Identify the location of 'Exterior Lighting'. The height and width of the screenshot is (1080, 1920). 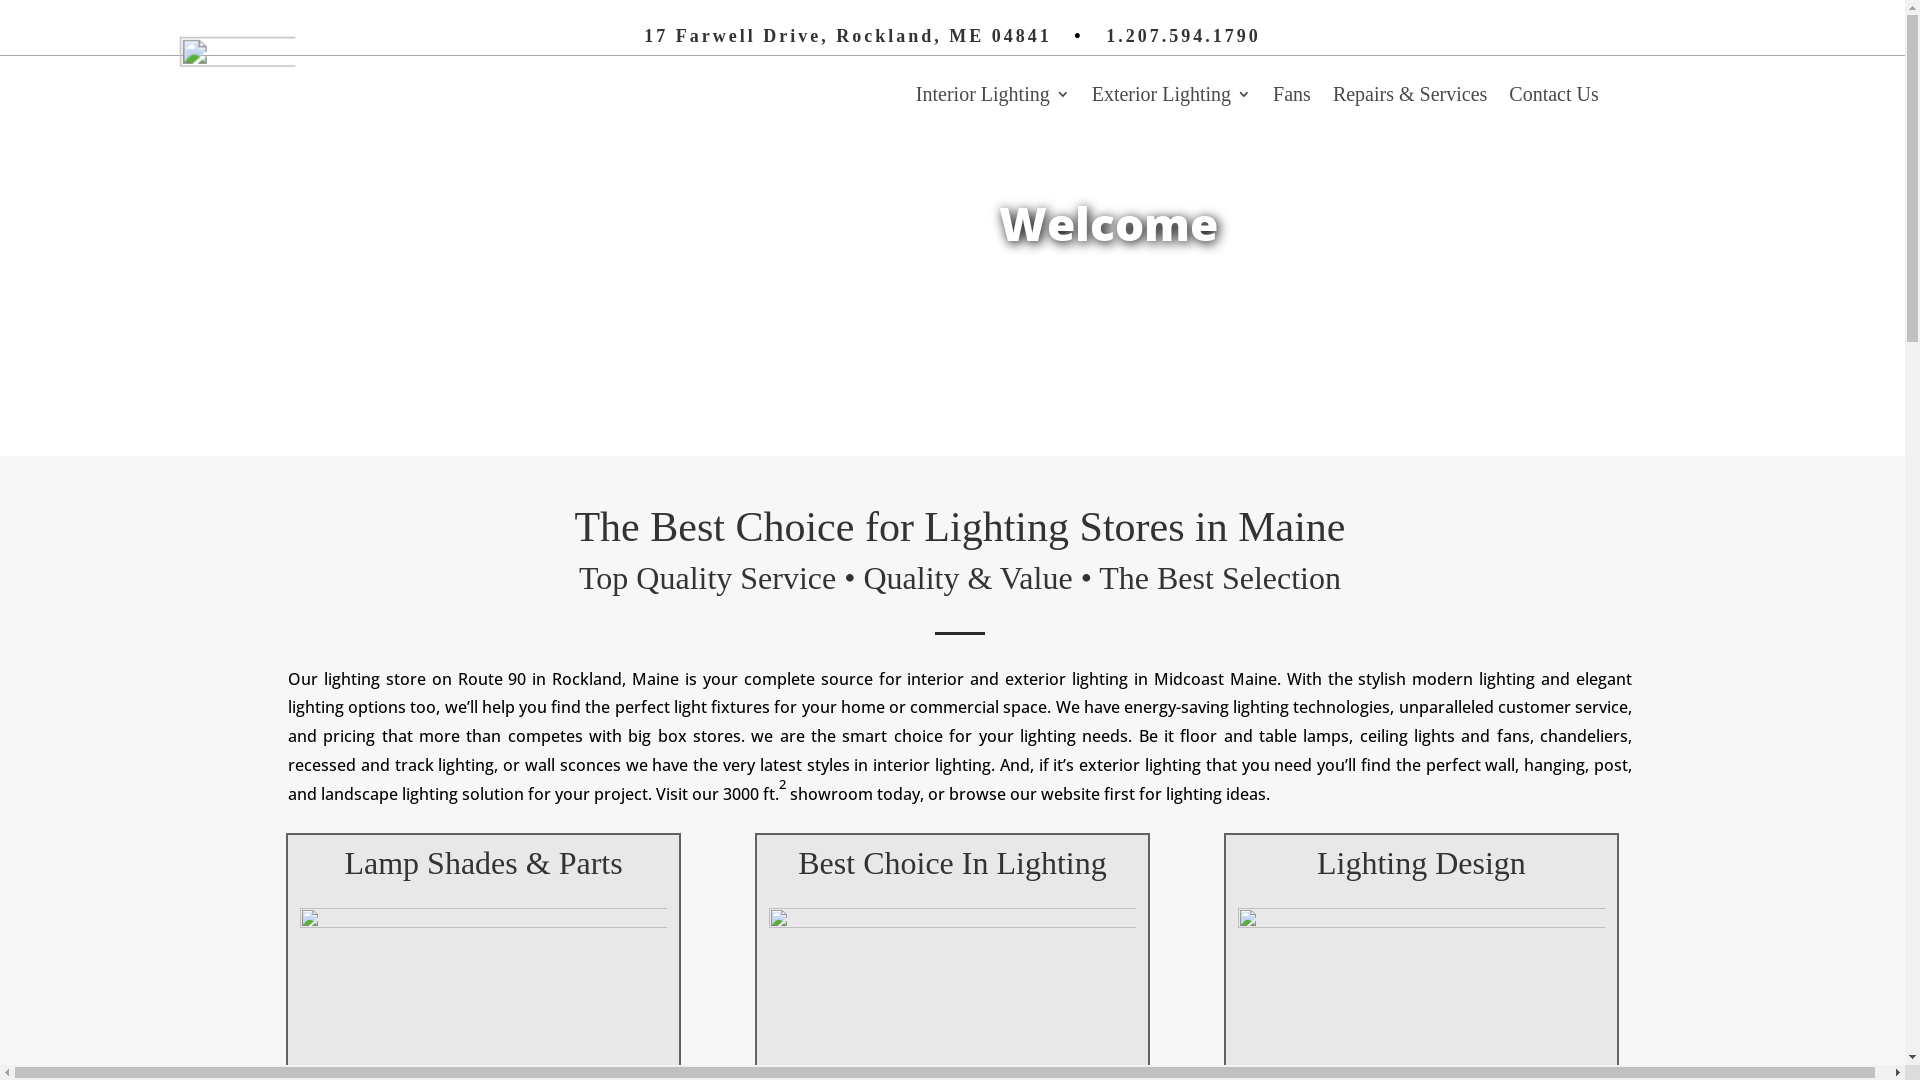
(1171, 97).